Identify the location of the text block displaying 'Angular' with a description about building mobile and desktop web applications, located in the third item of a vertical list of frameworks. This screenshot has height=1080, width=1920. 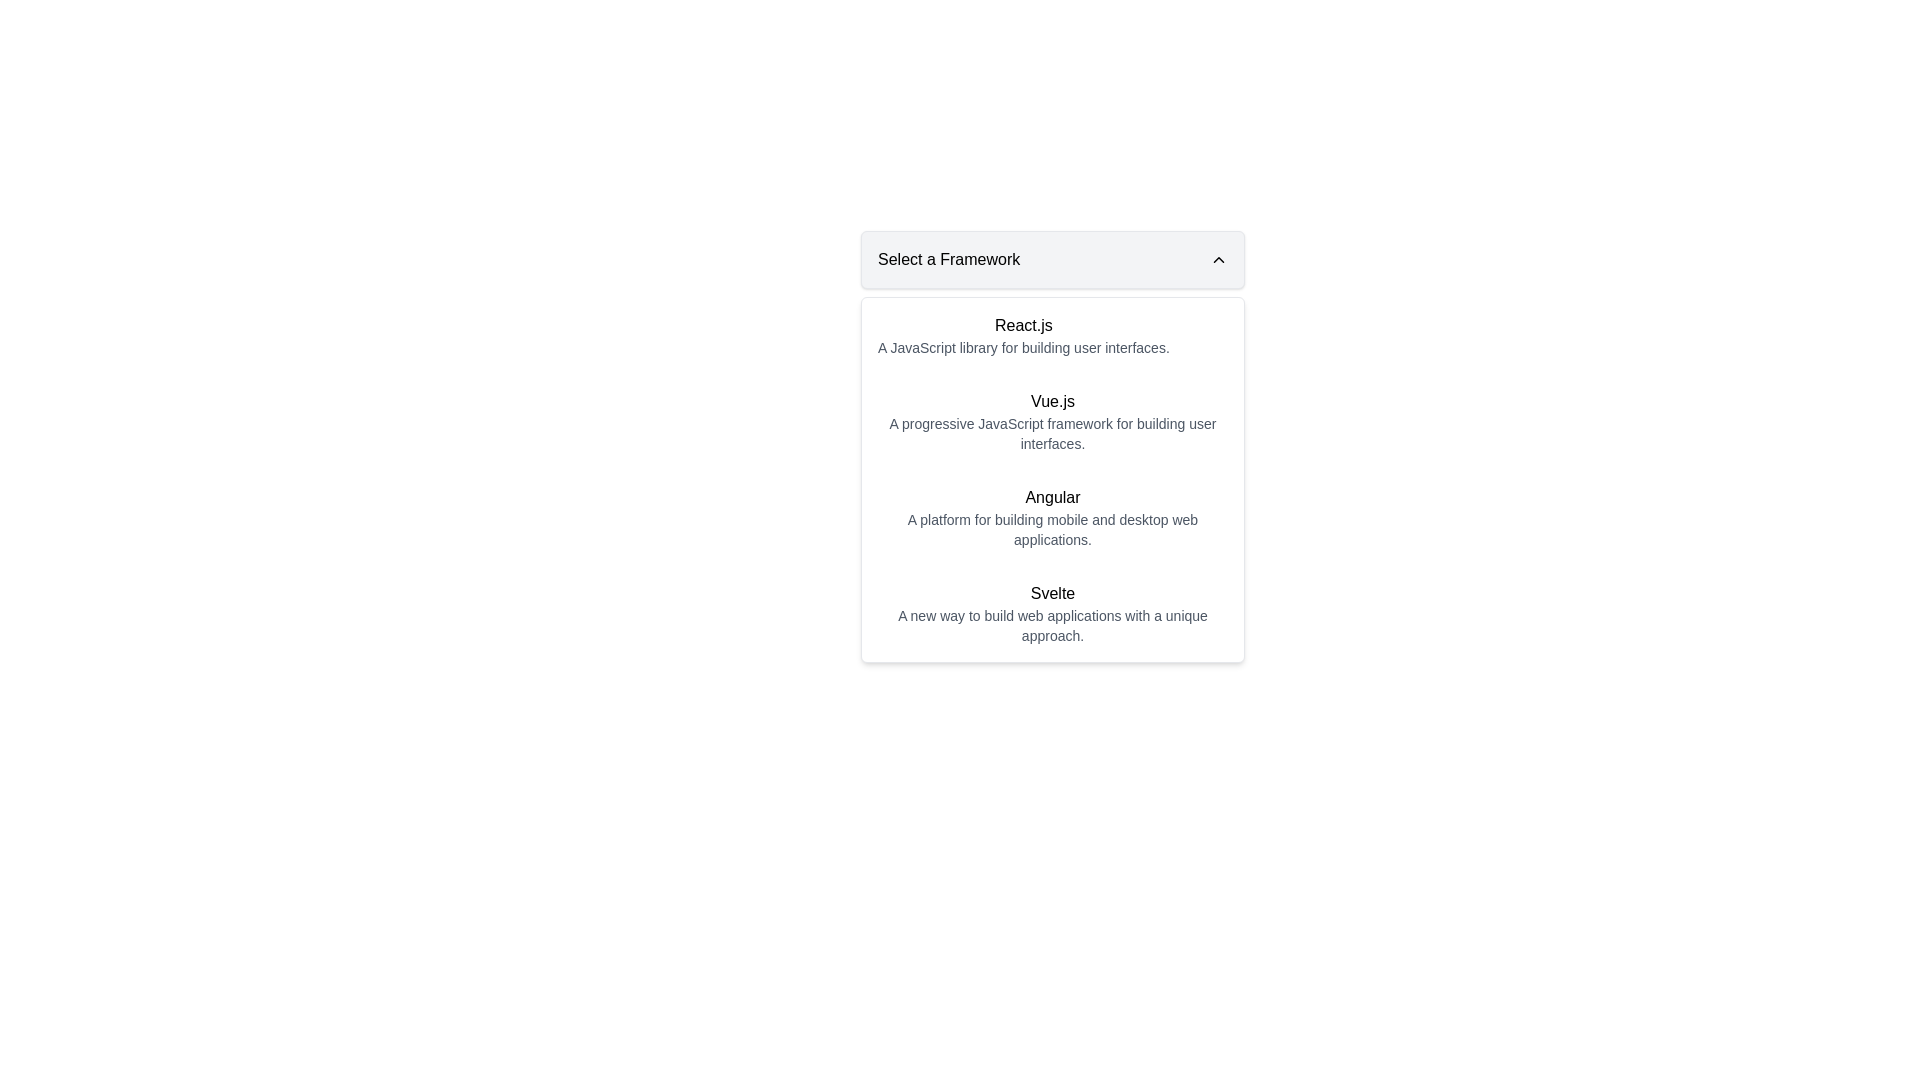
(1051, 516).